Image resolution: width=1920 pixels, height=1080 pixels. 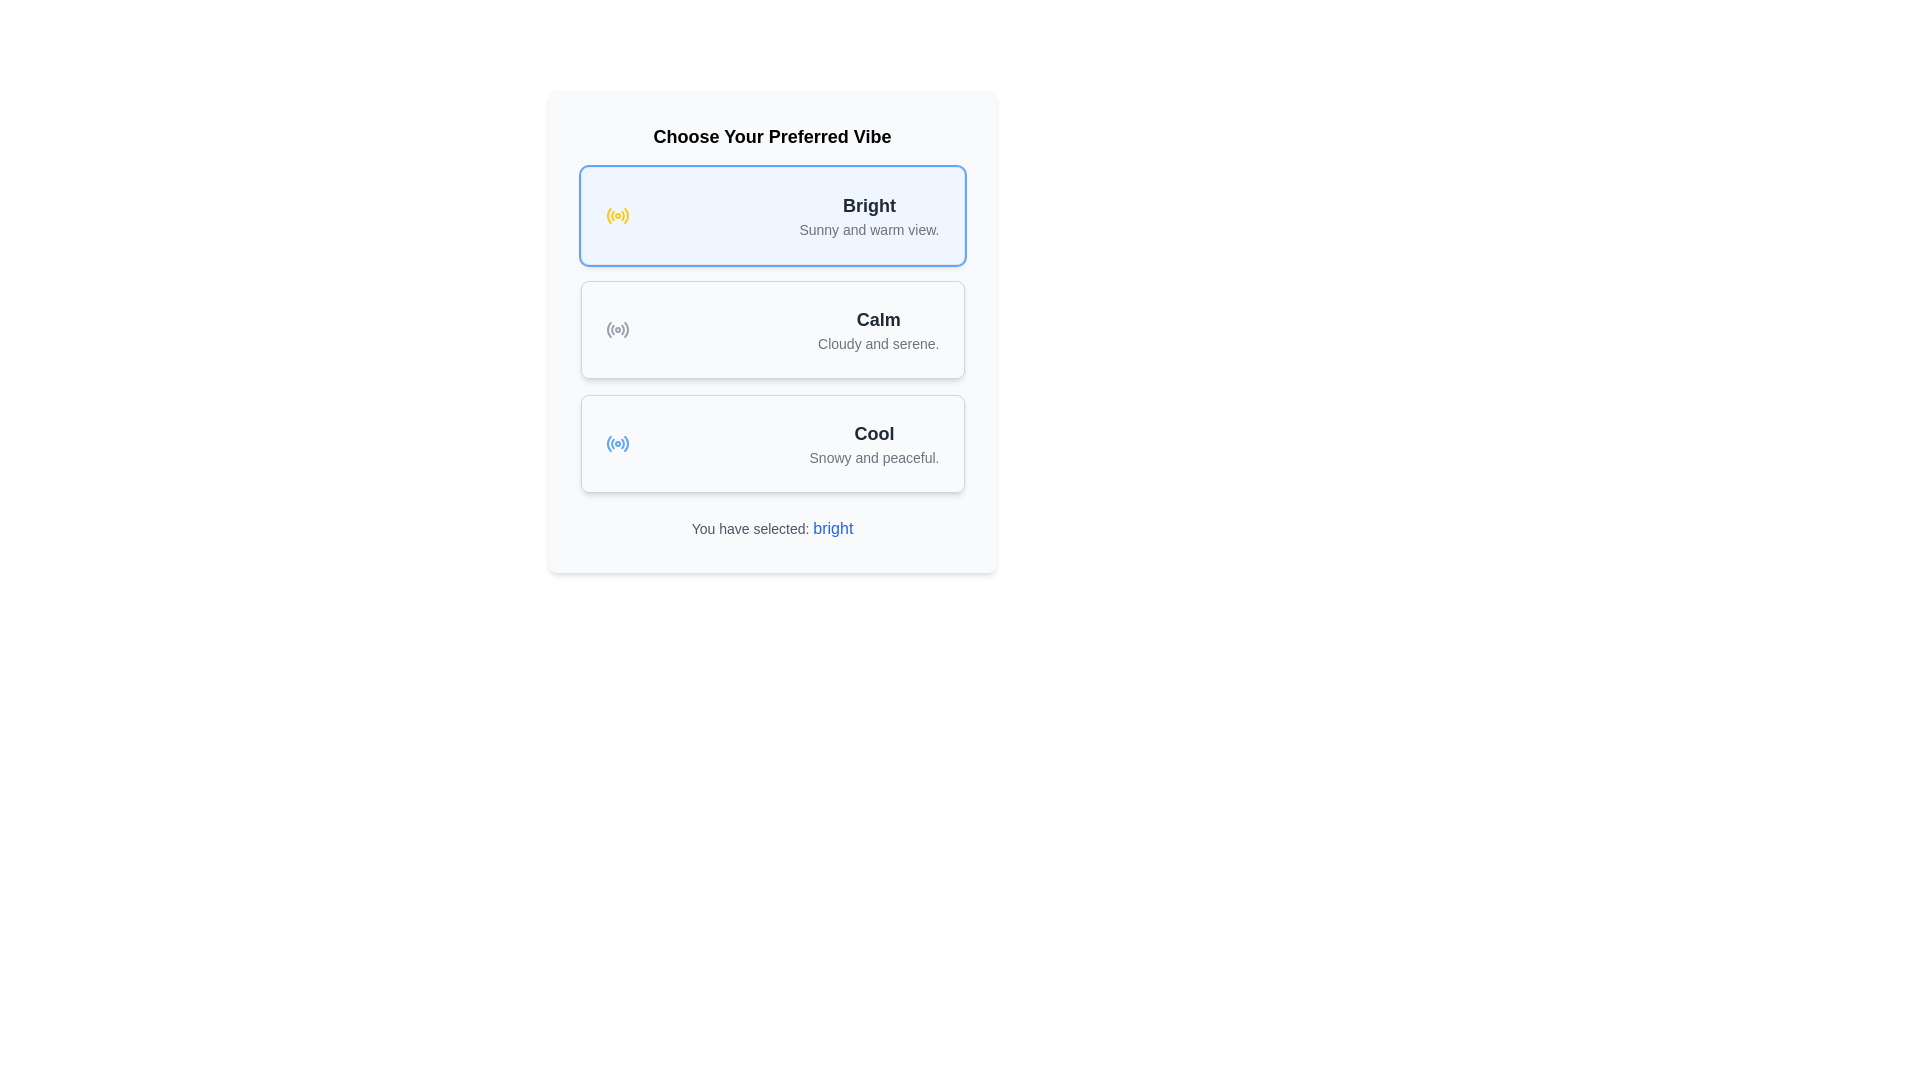 I want to click on the text notification located below the selectable options ('Bright', 'Calm', and 'Cool'), which informs the user of their current selection, so click(x=771, y=527).